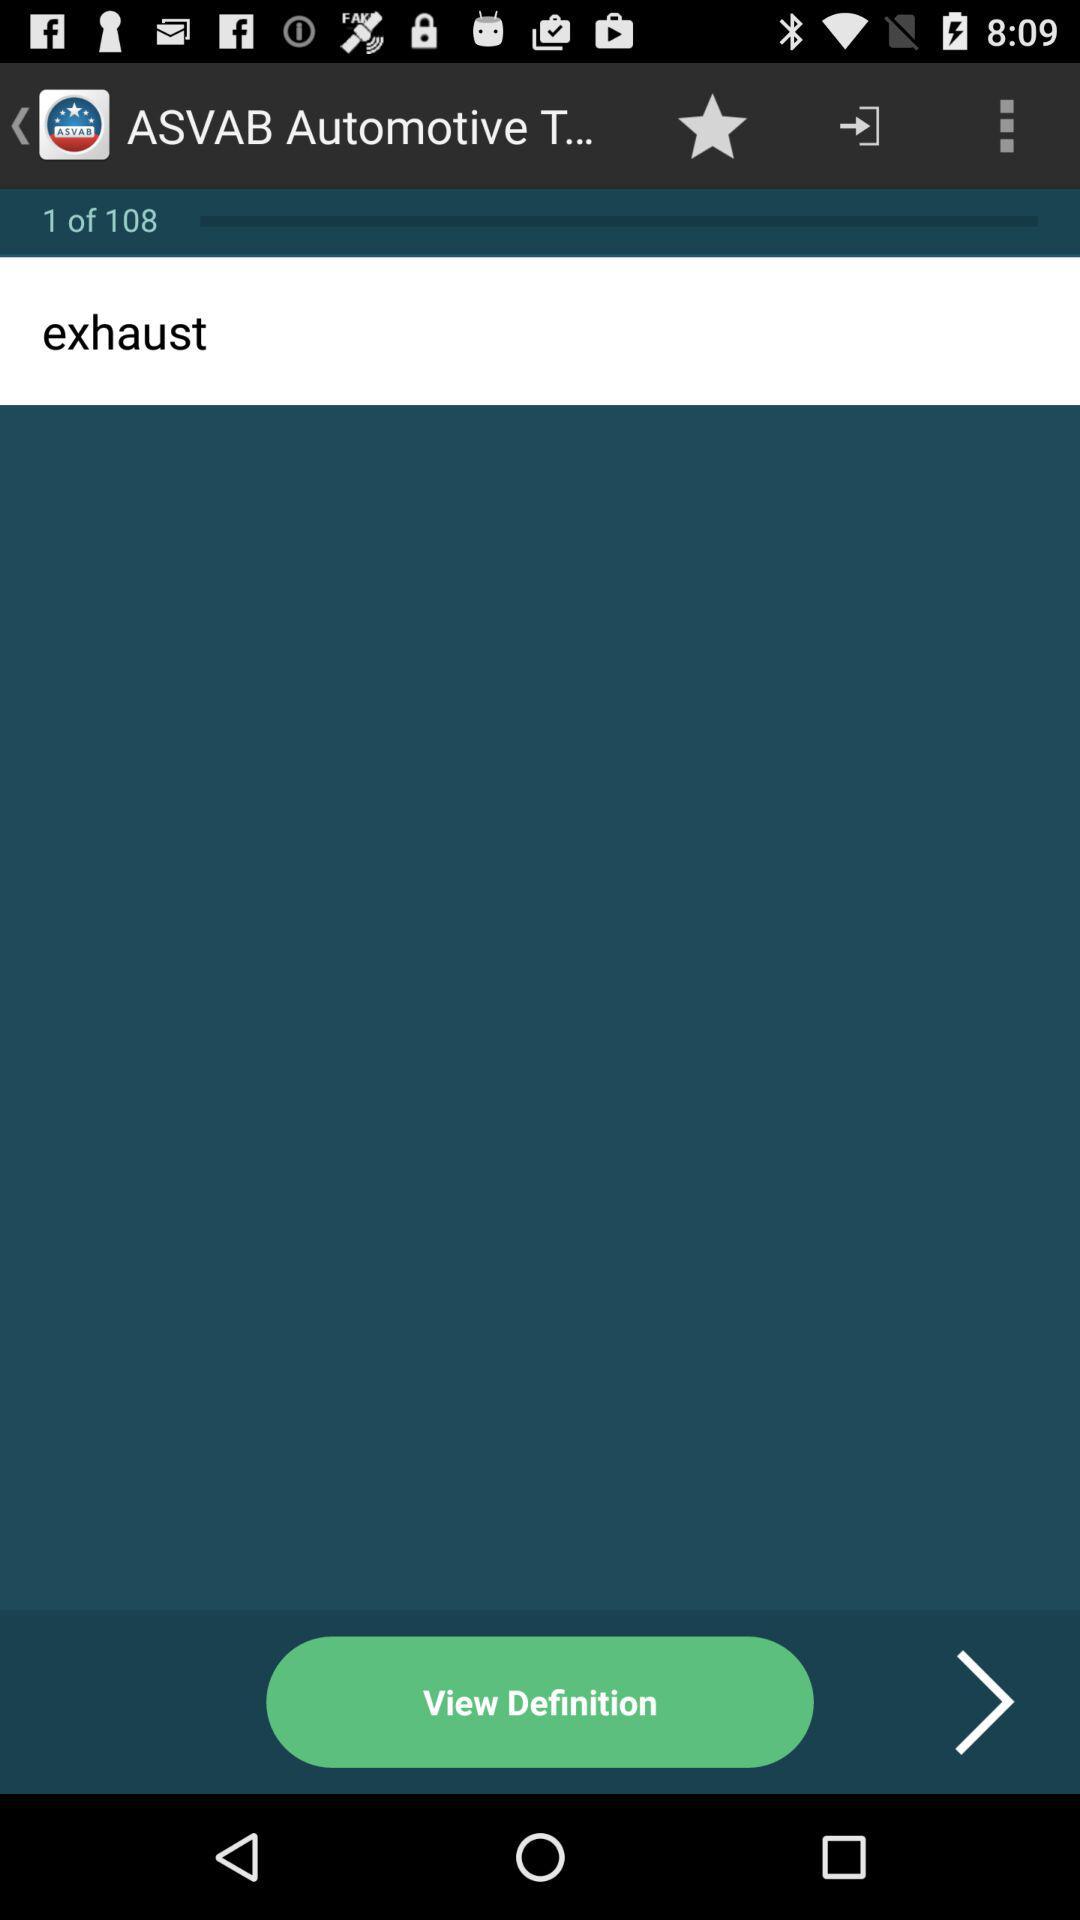 Image resolution: width=1080 pixels, height=1920 pixels. I want to click on item to the right of the view definition icon, so click(959, 1701).